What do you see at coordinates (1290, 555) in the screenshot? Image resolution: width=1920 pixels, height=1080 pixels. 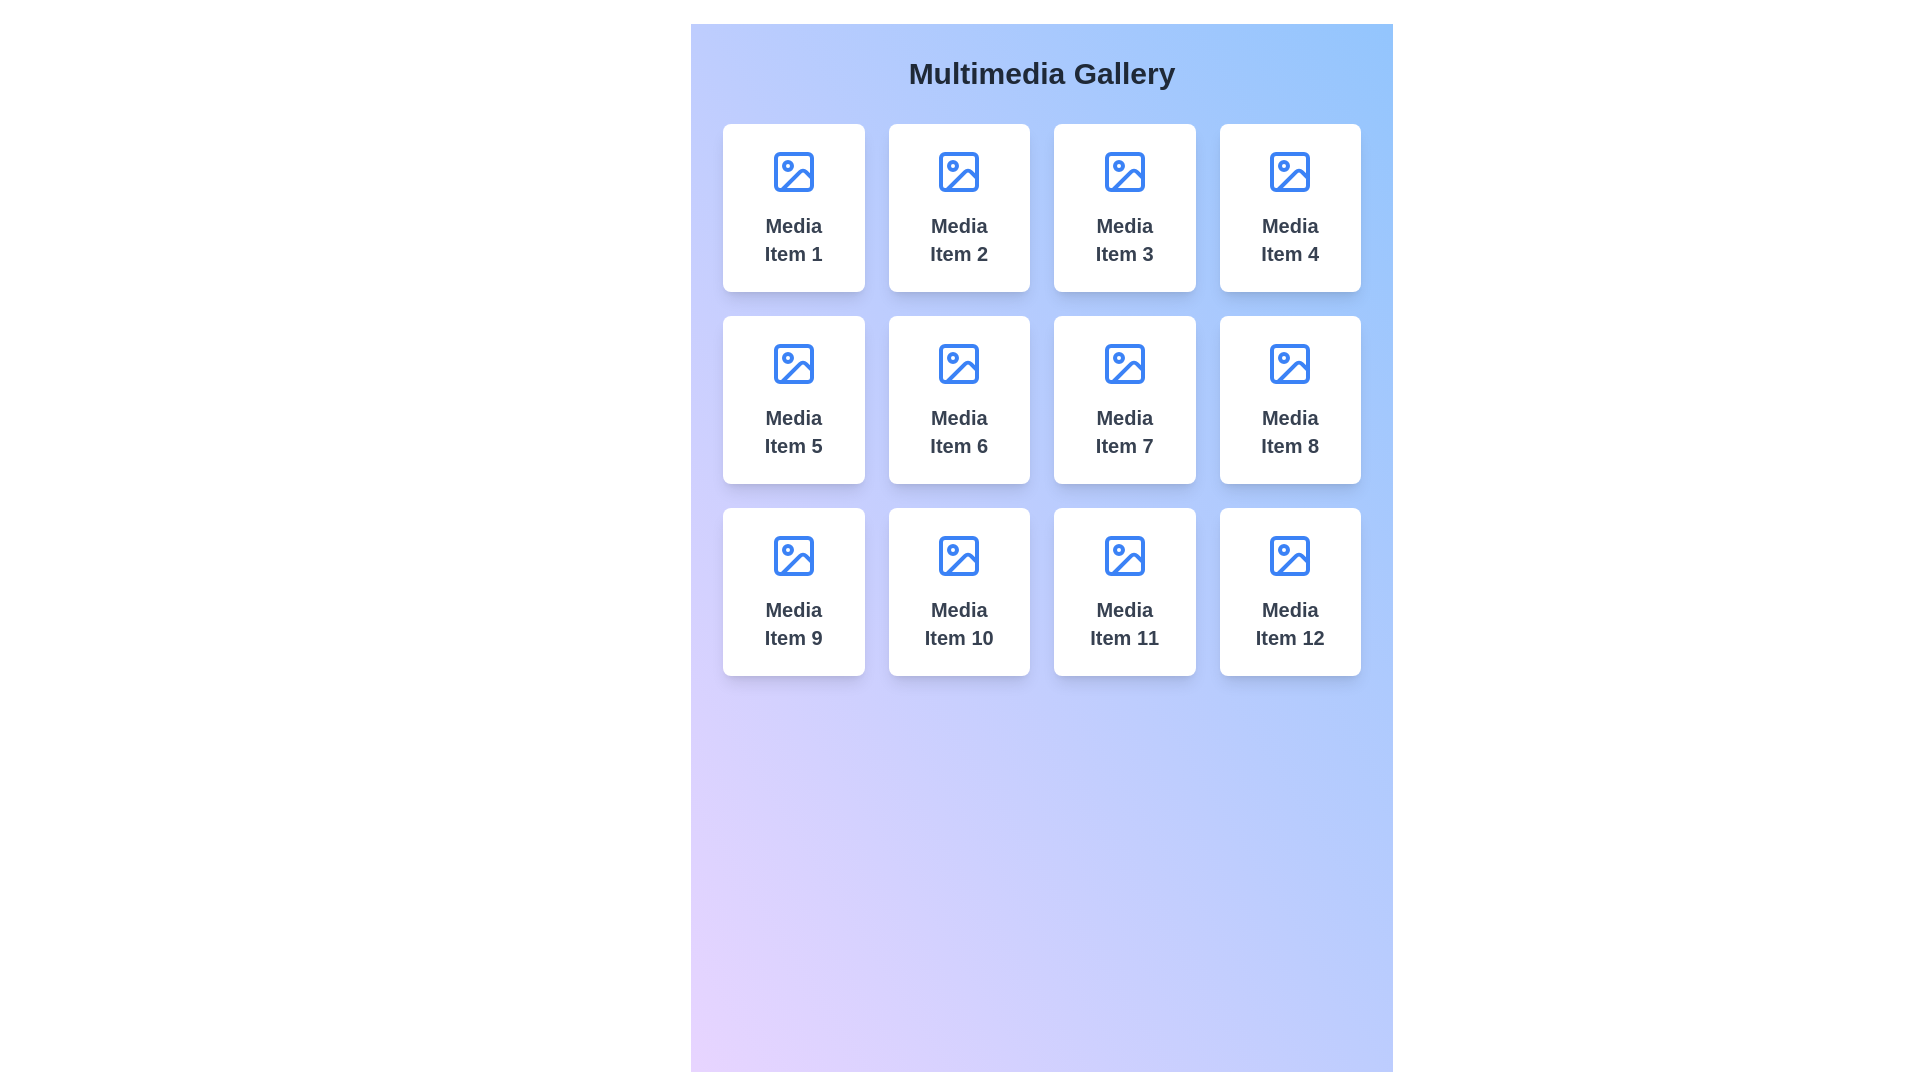 I see `the icon representing 'Media Item 12' located in the bottom-right corner of the grid layout under 'Multimedia Gallery'` at bounding box center [1290, 555].